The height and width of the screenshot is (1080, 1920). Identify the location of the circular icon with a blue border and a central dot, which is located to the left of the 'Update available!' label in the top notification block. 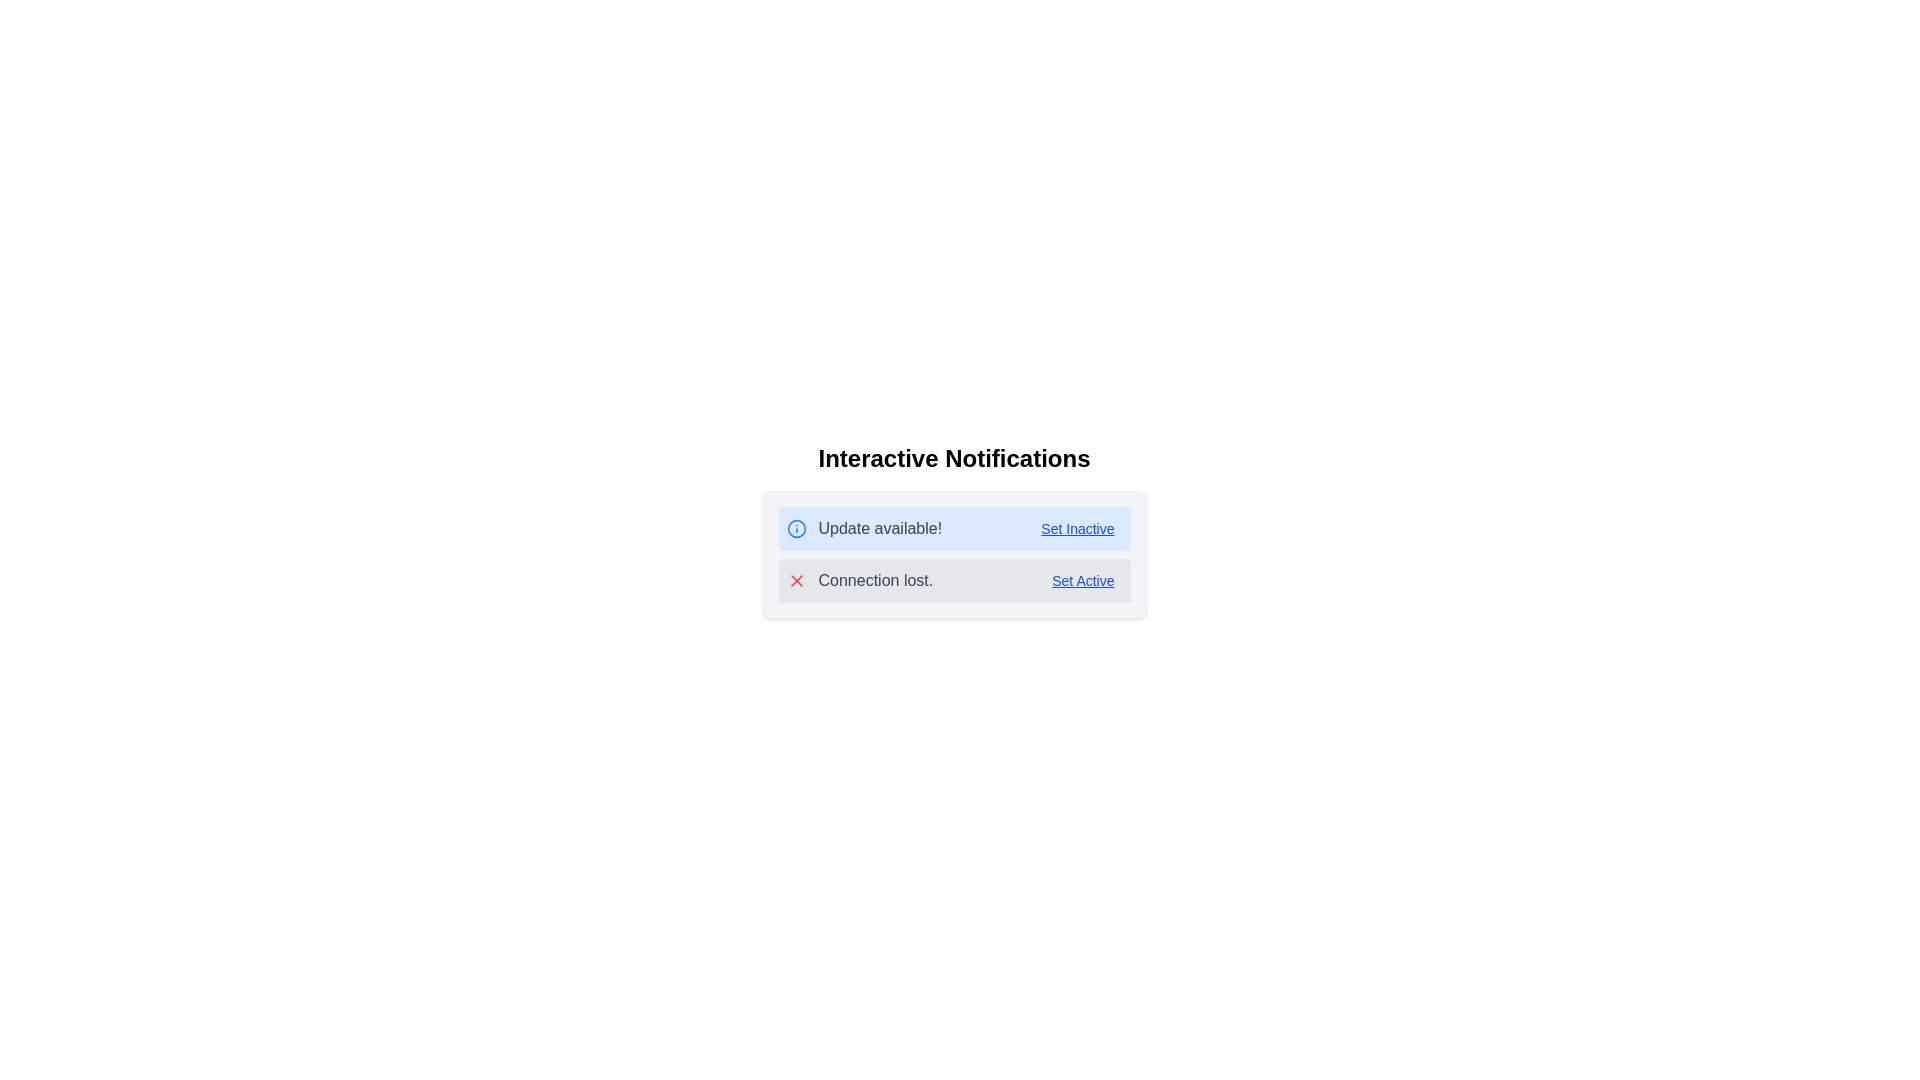
(795, 527).